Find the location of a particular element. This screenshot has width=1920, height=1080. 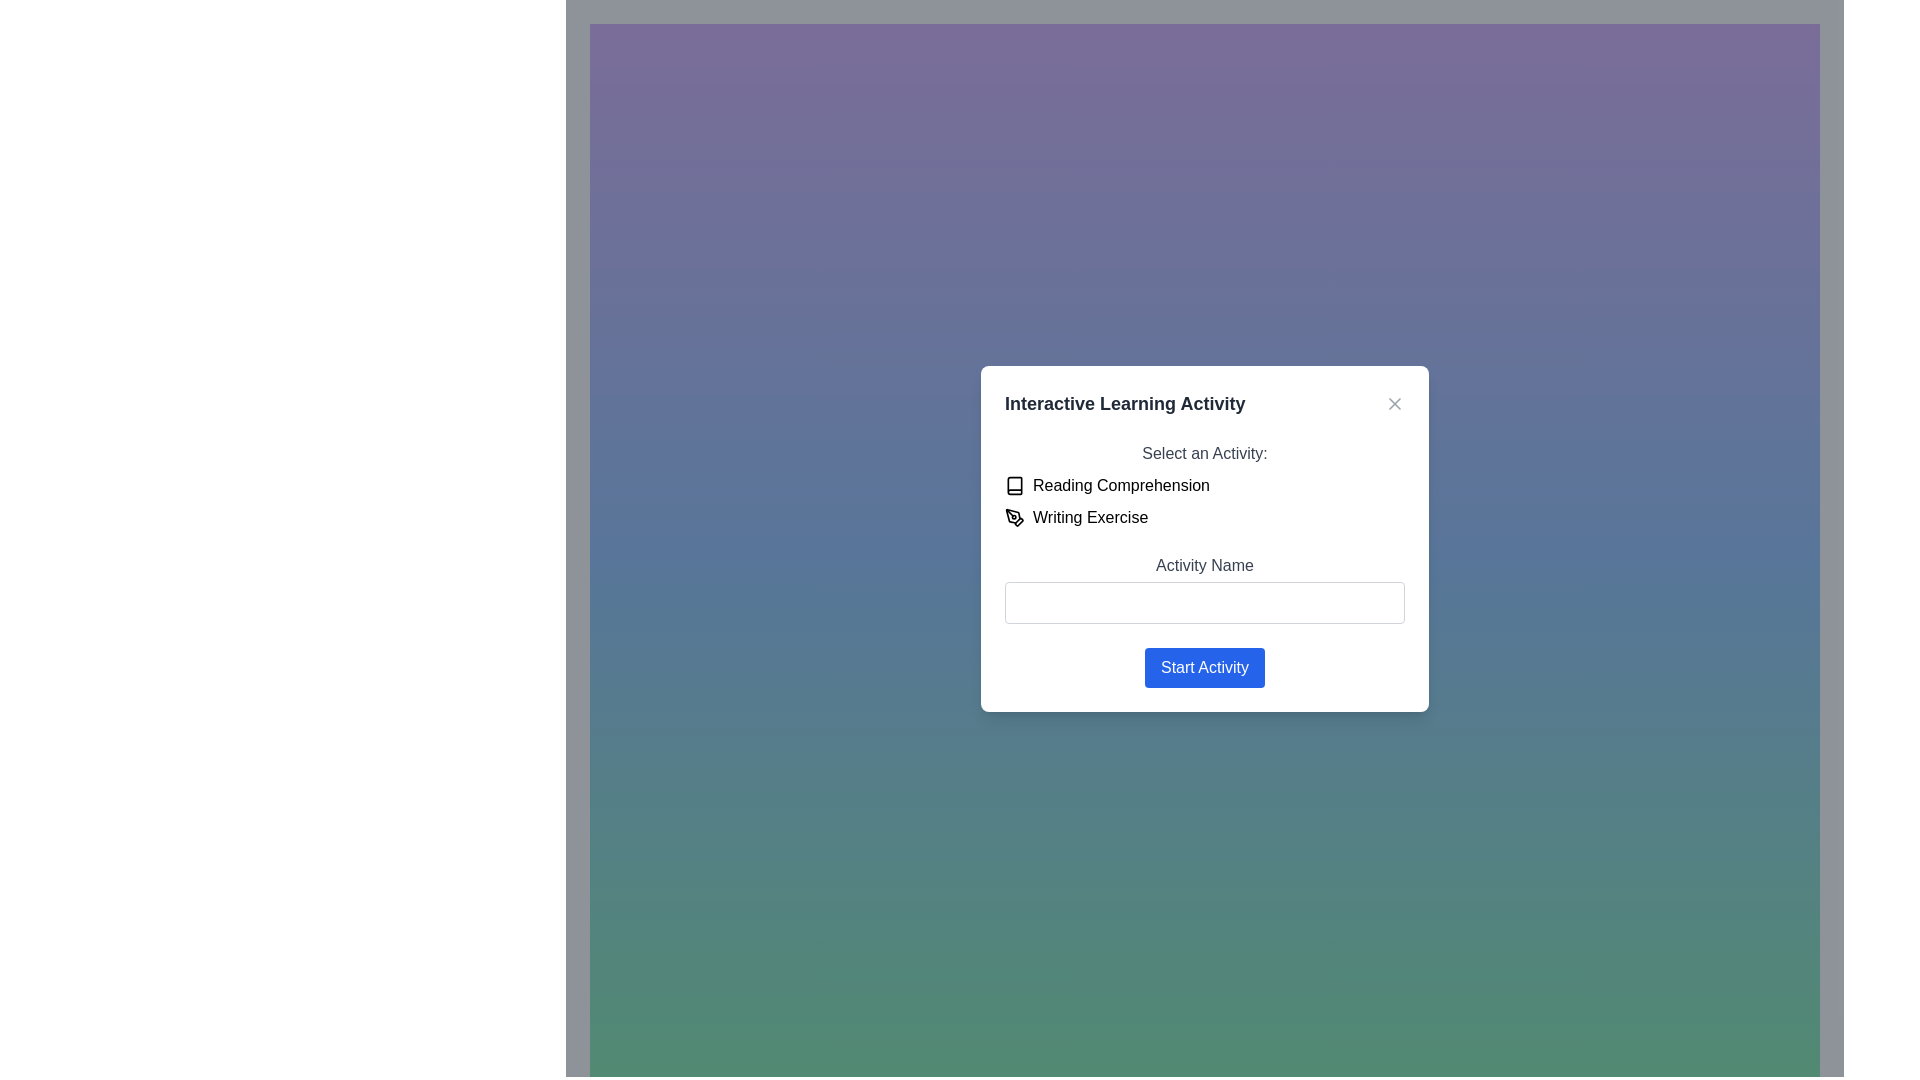

the static text element displaying two activity options, located on the right-hand side of the modal dialog box, below the 'Select an Activity' label is located at coordinates (1203, 500).